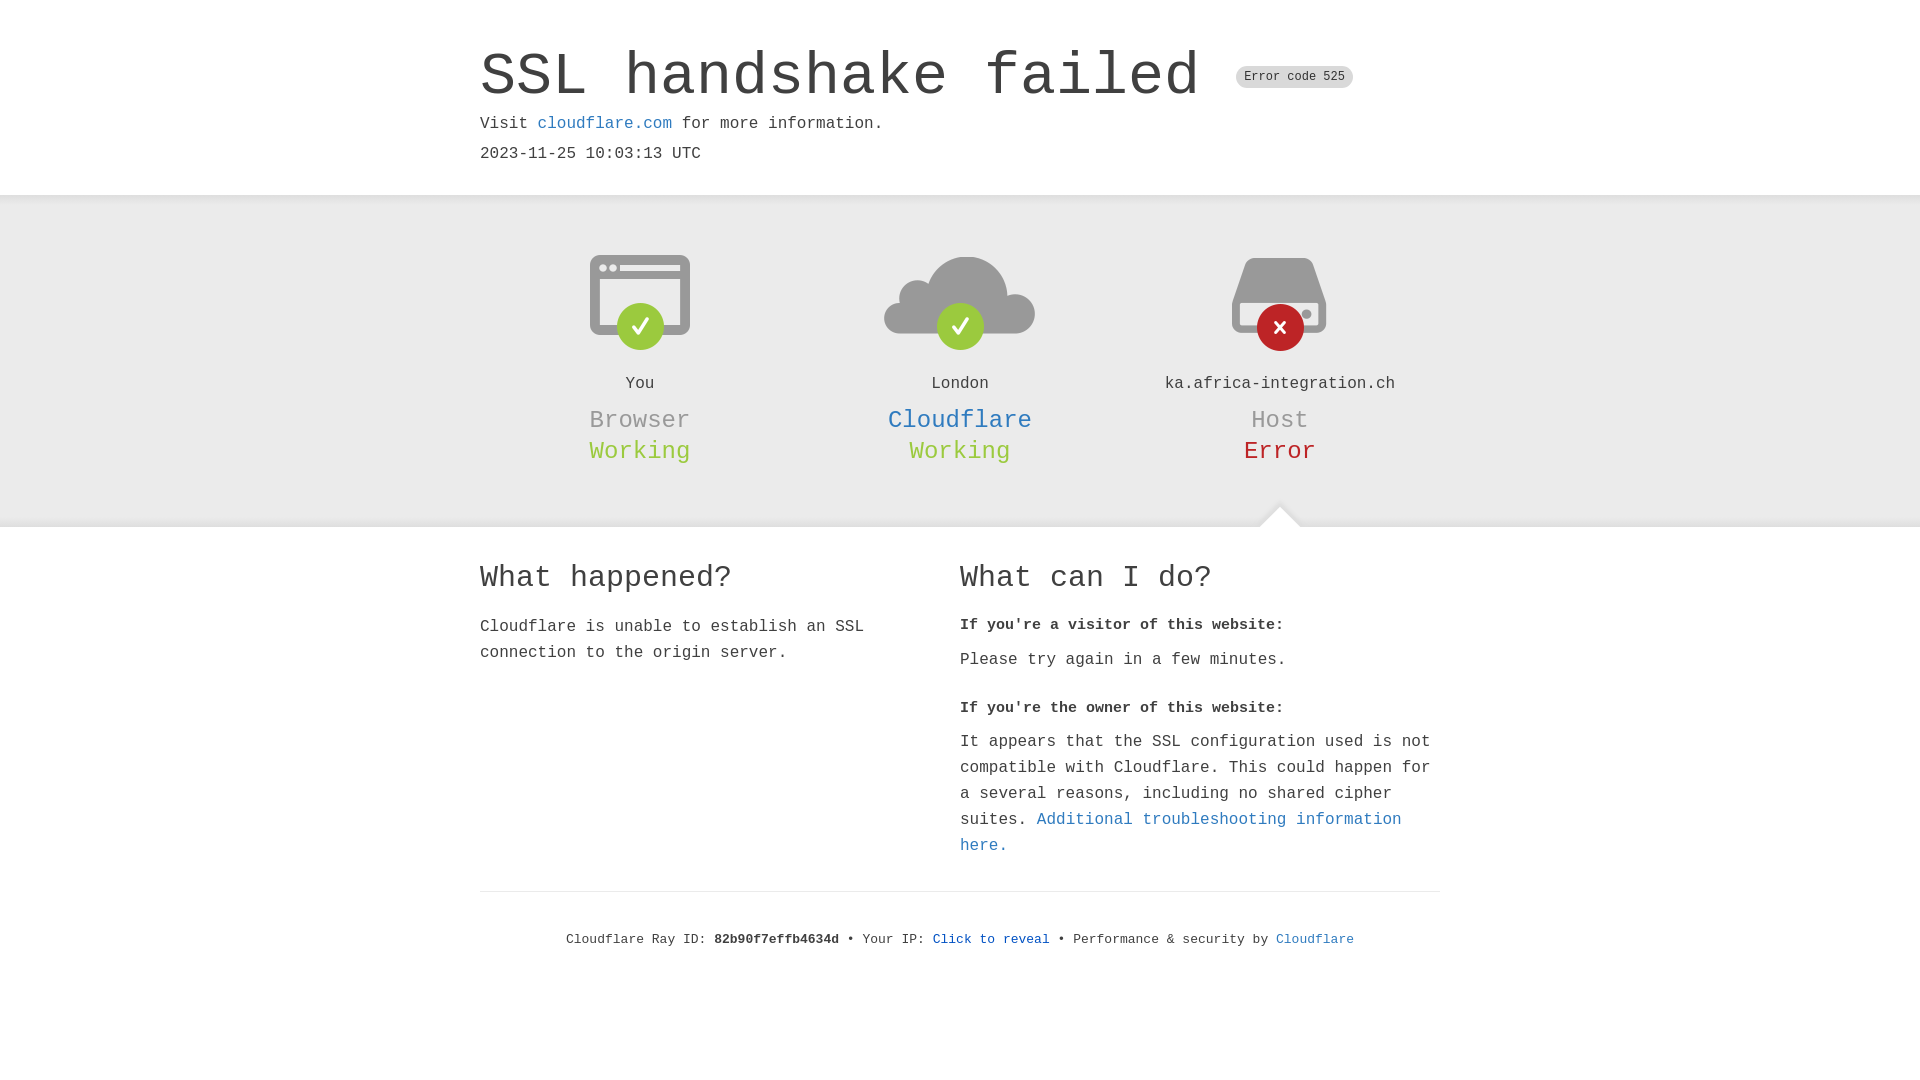  What do you see at coordinates (537, 123) in the screenshot?
I see `'cloudflare.com'` at bounding box center [537, 123].